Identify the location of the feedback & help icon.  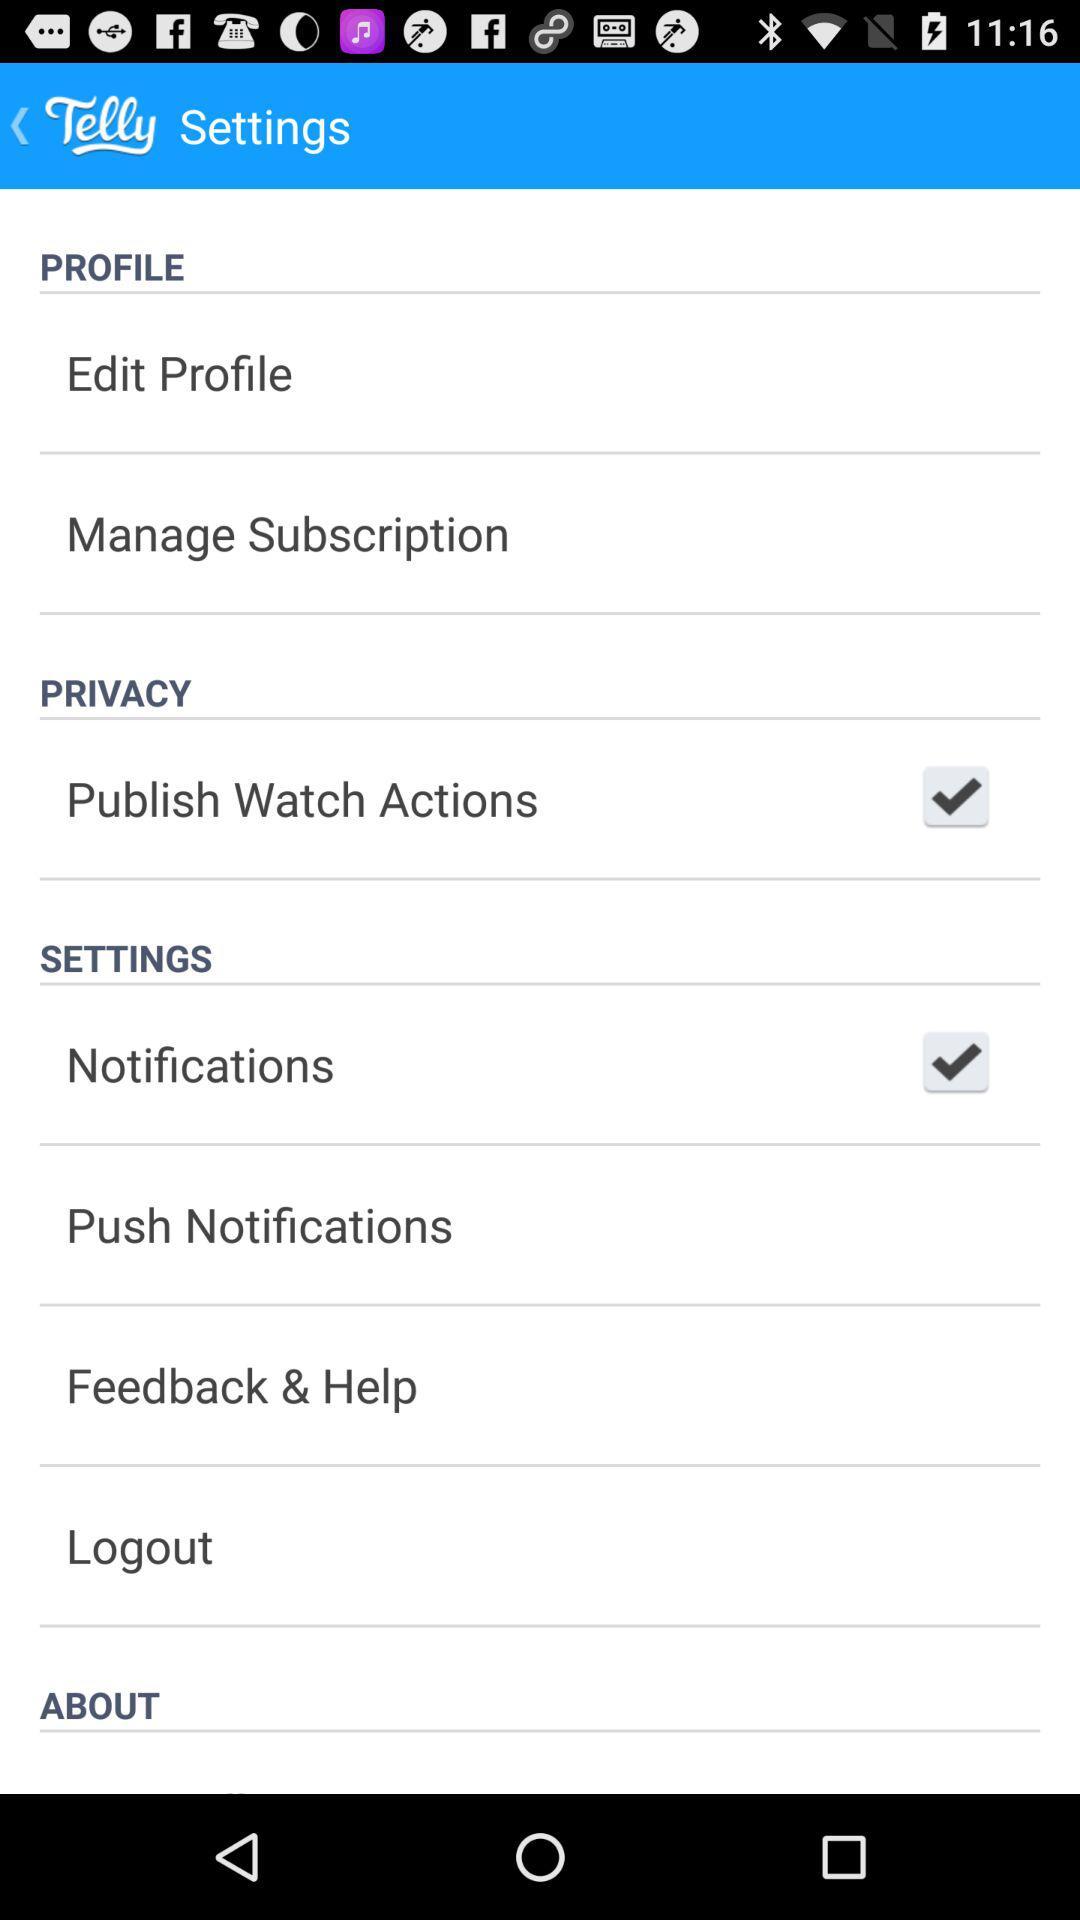
(540, 1384).